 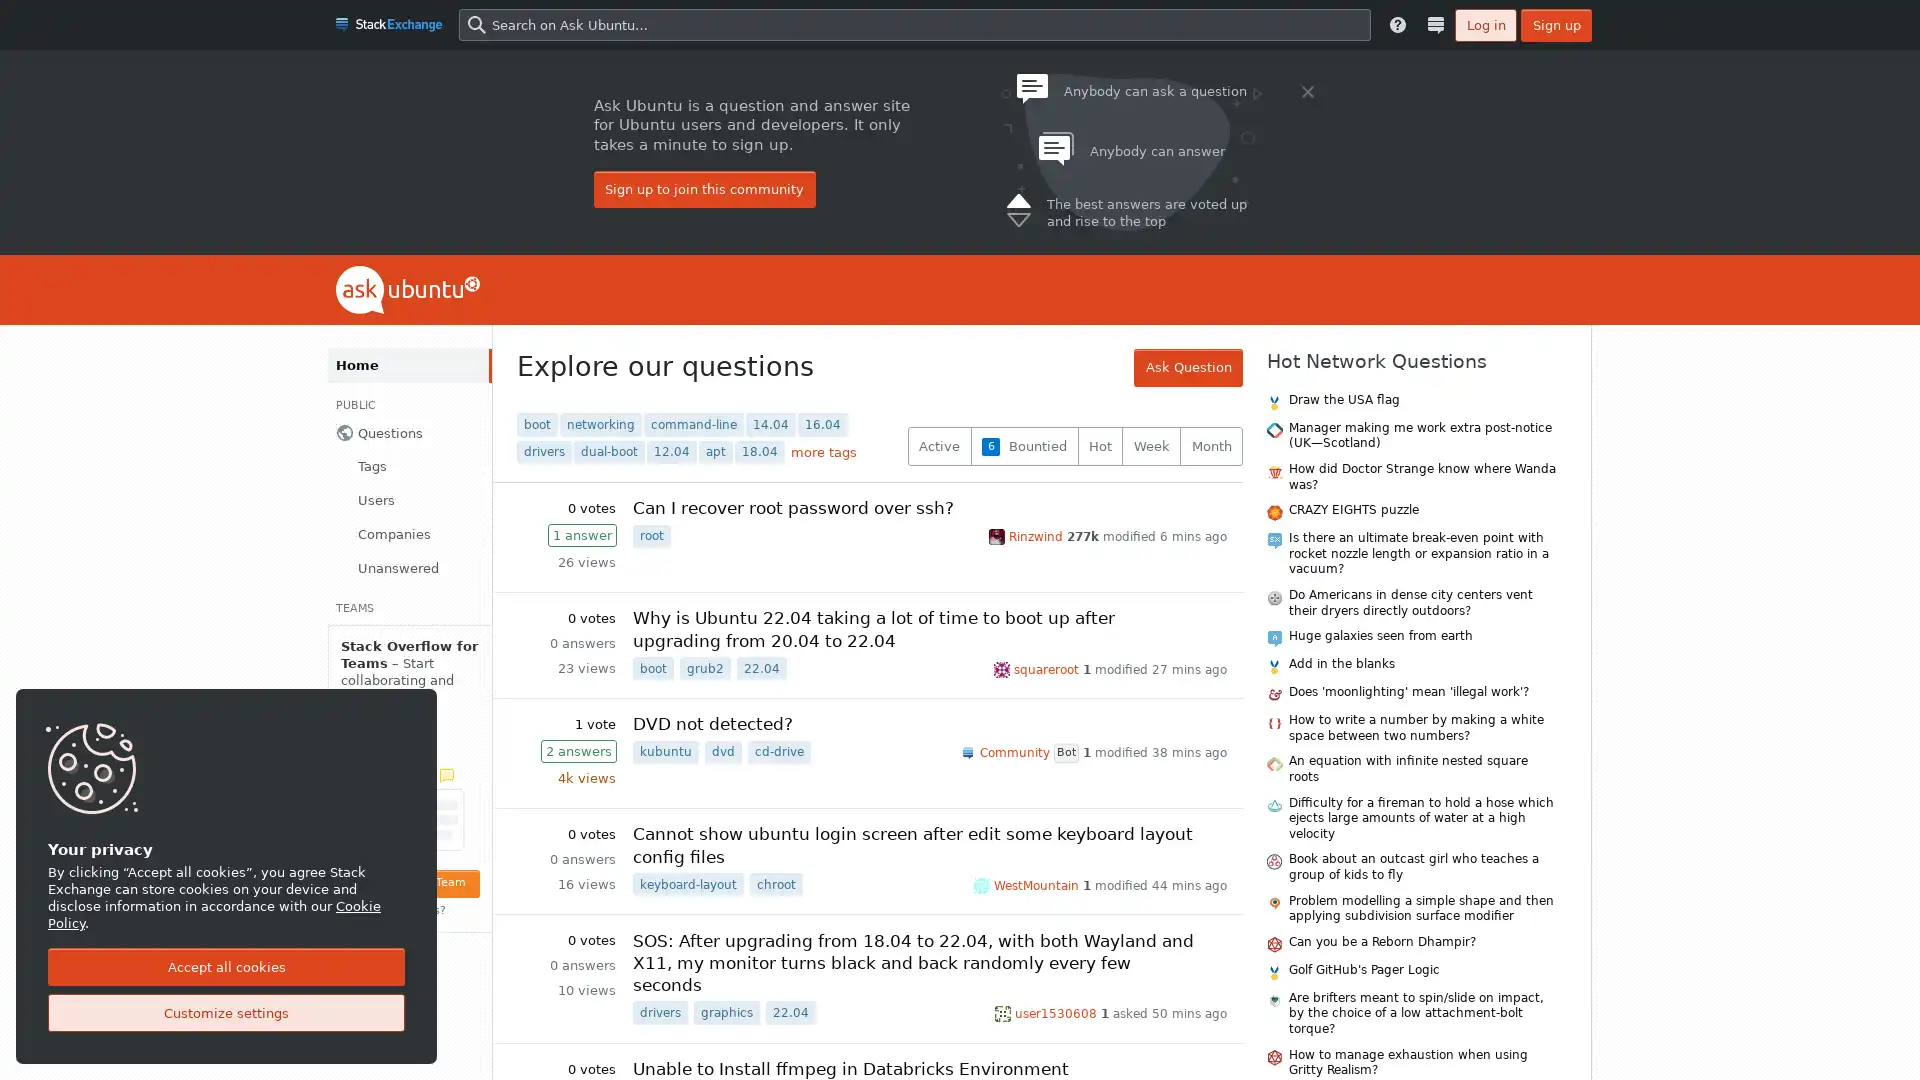 What do you see at coordinates (226, 1013) in the screenshot?
I see `Customize settings` at bounding box center [226, 1013].